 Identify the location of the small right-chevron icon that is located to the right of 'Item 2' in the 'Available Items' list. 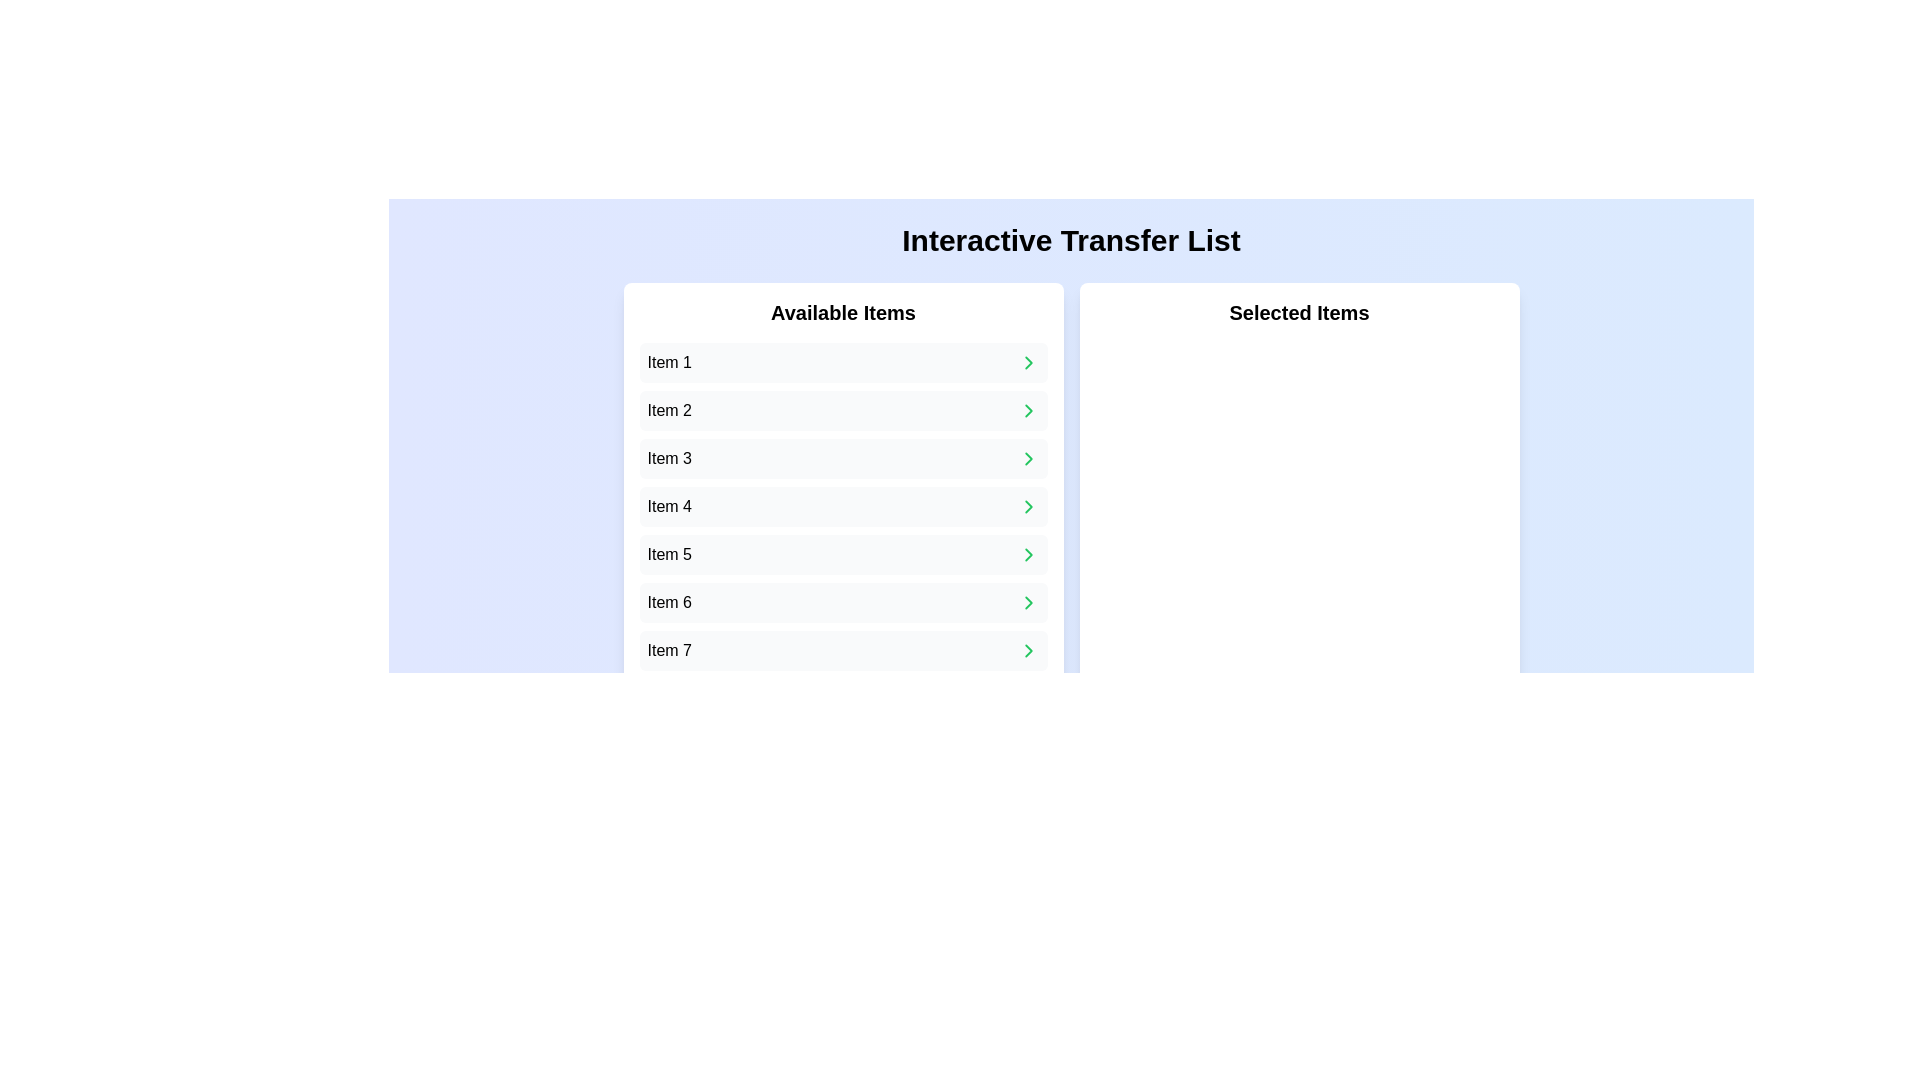
(1028, 410).